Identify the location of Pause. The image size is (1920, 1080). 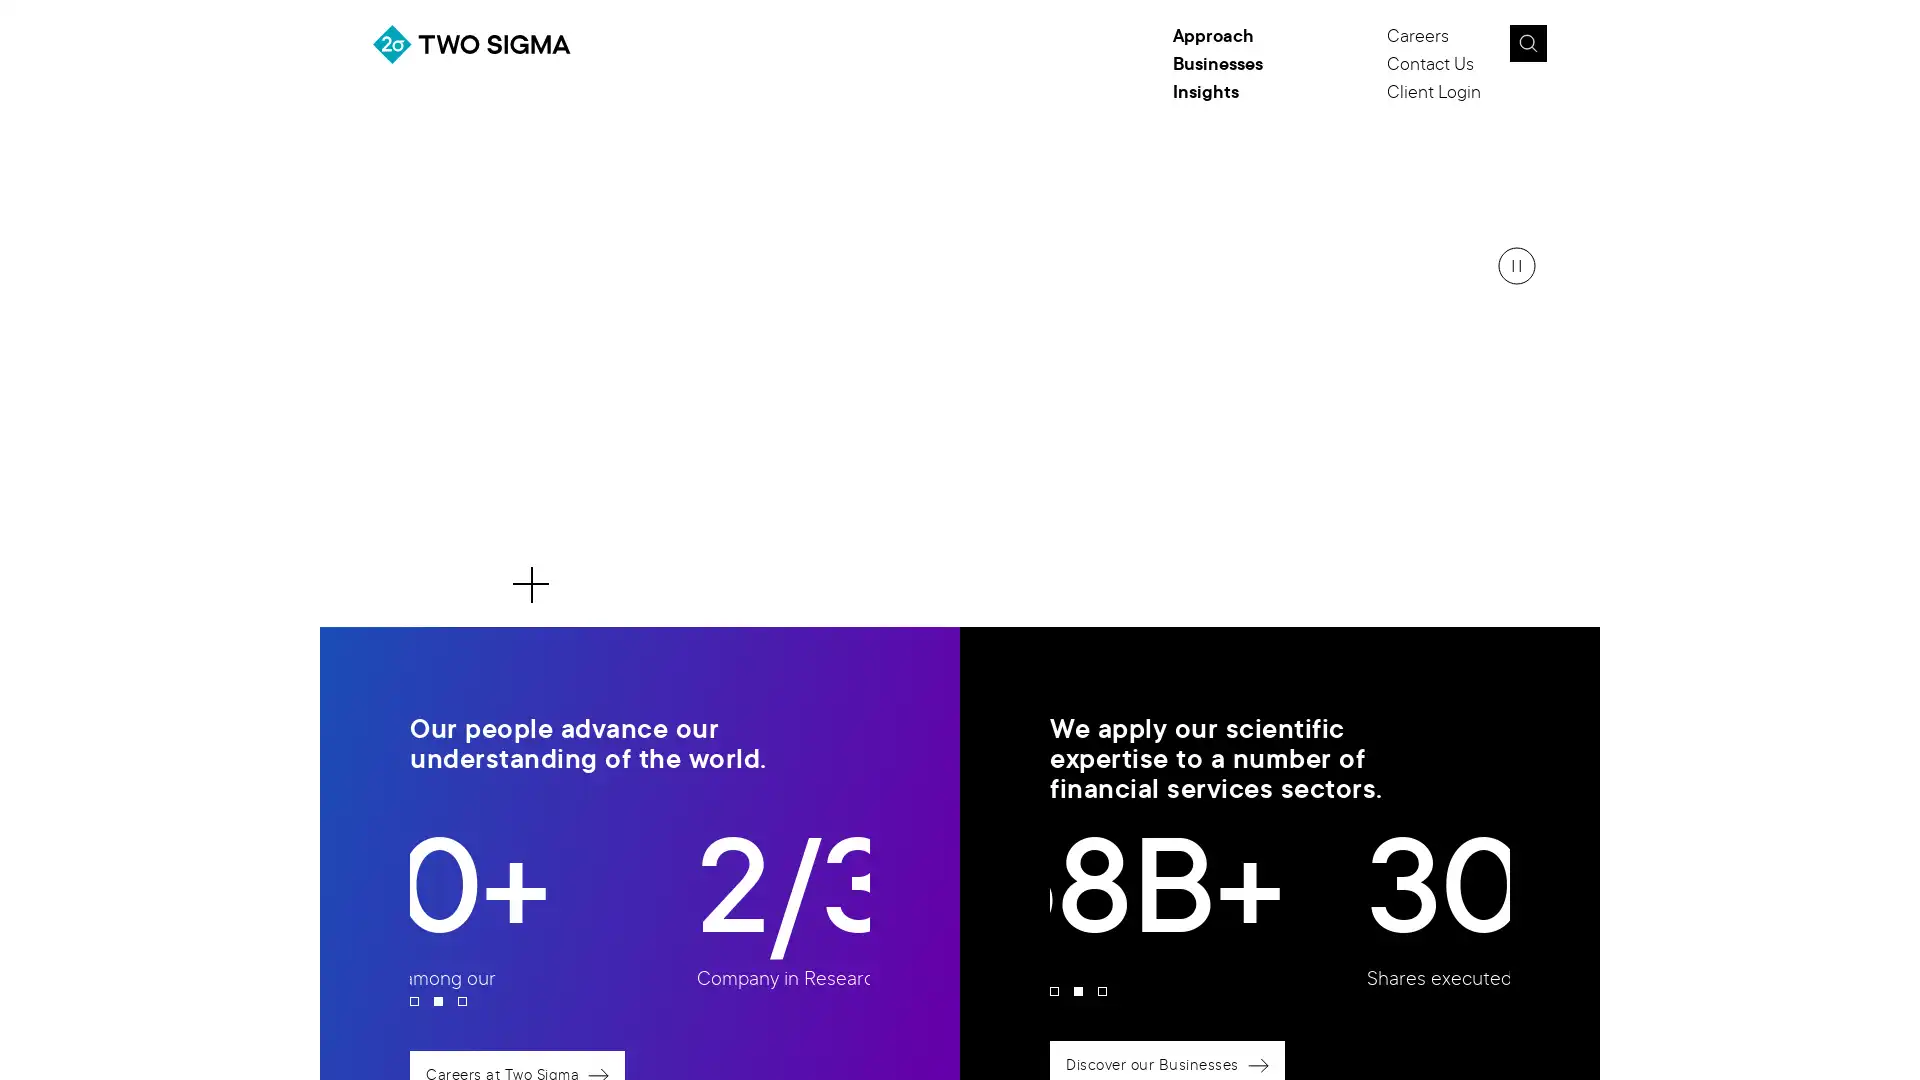
(1516, 265).